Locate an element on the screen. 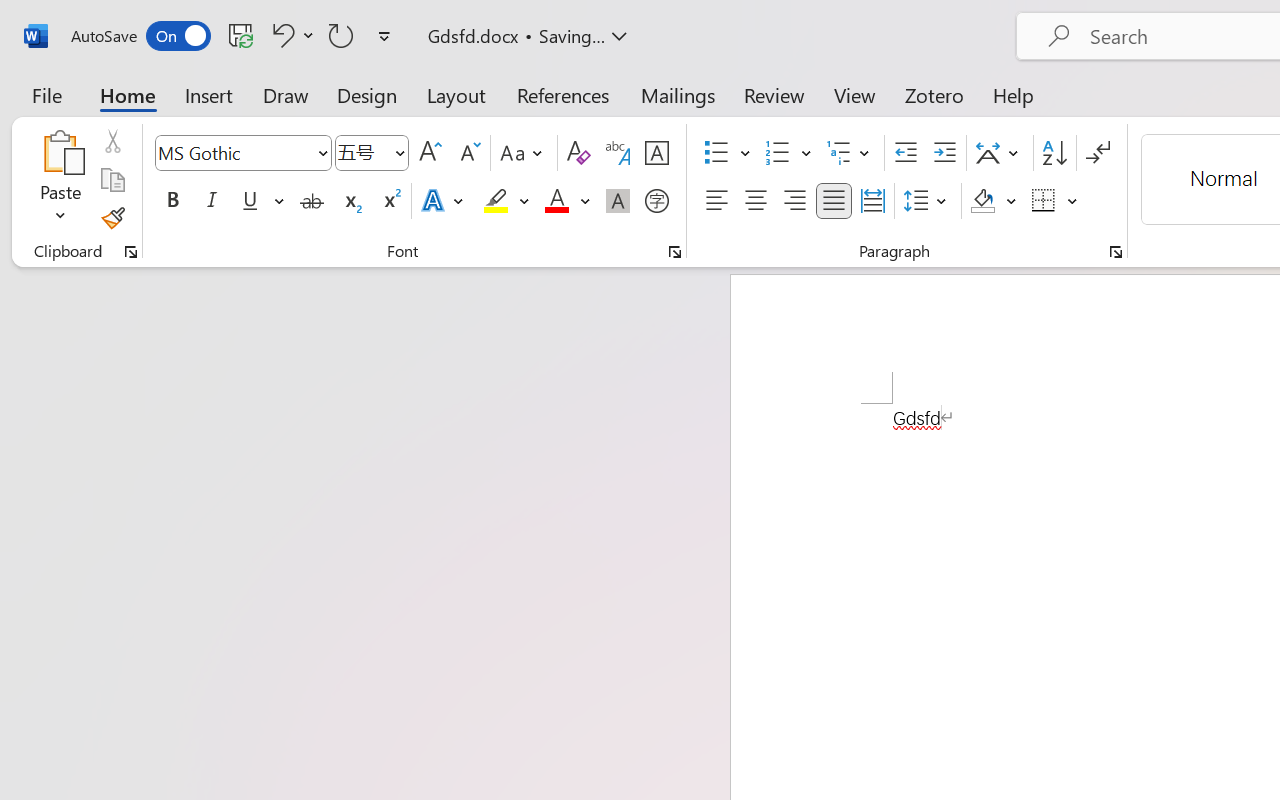 The width and height of the screenshot is (1280, 800). 'Align Left' is located at coordinates (716, 201).